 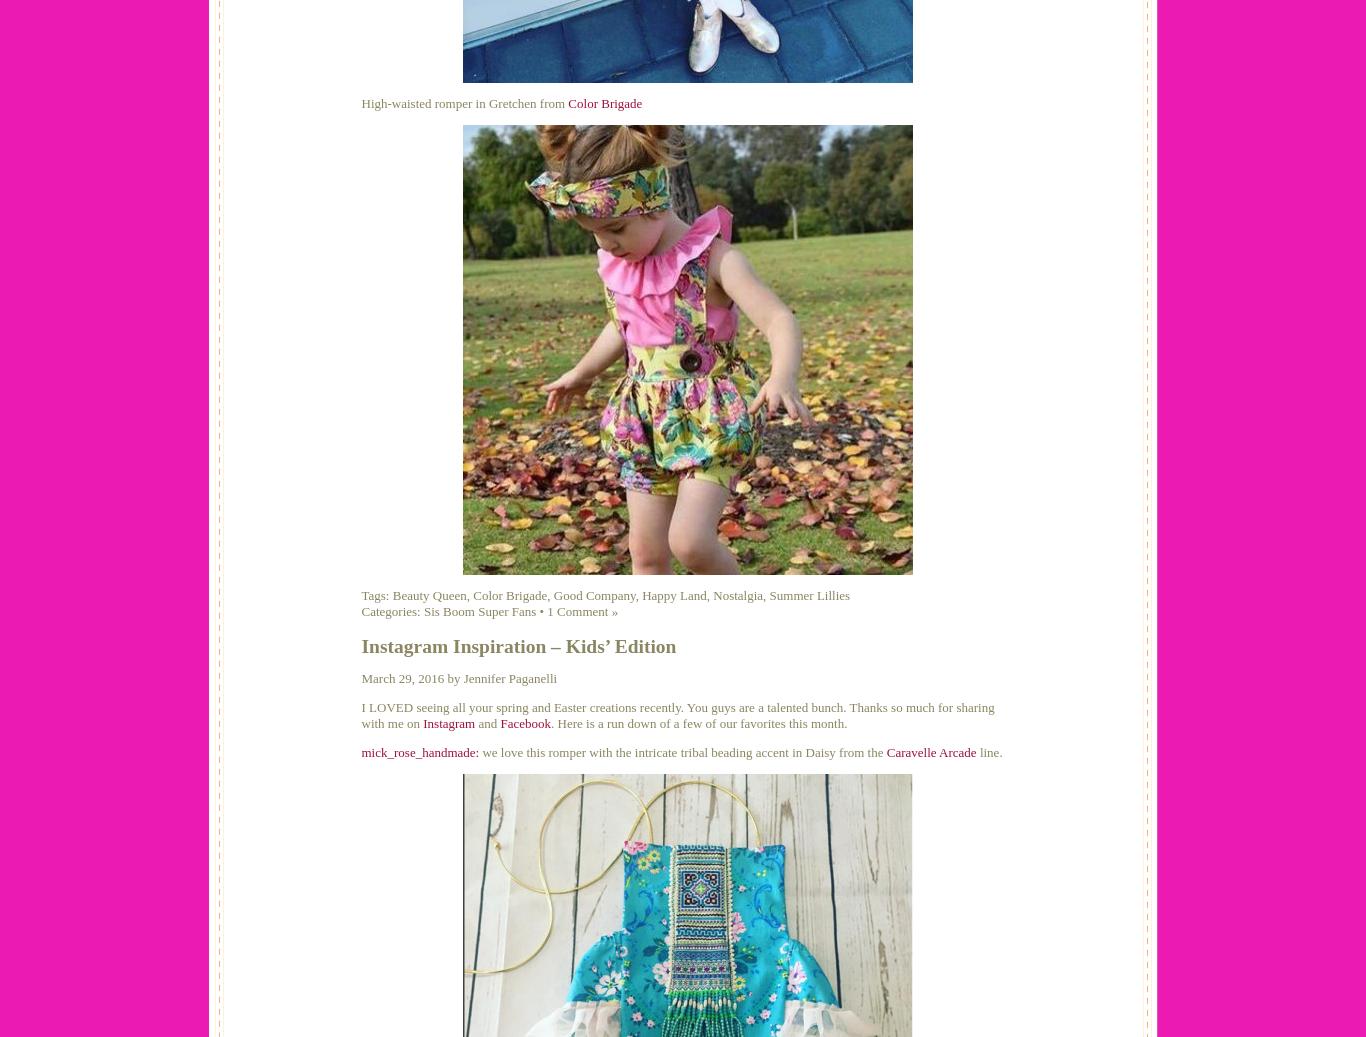 What do you see at coordinates (808, 595) in the screenshot?
I see `'Summer Lillies'` at bounding box center [808, 595].